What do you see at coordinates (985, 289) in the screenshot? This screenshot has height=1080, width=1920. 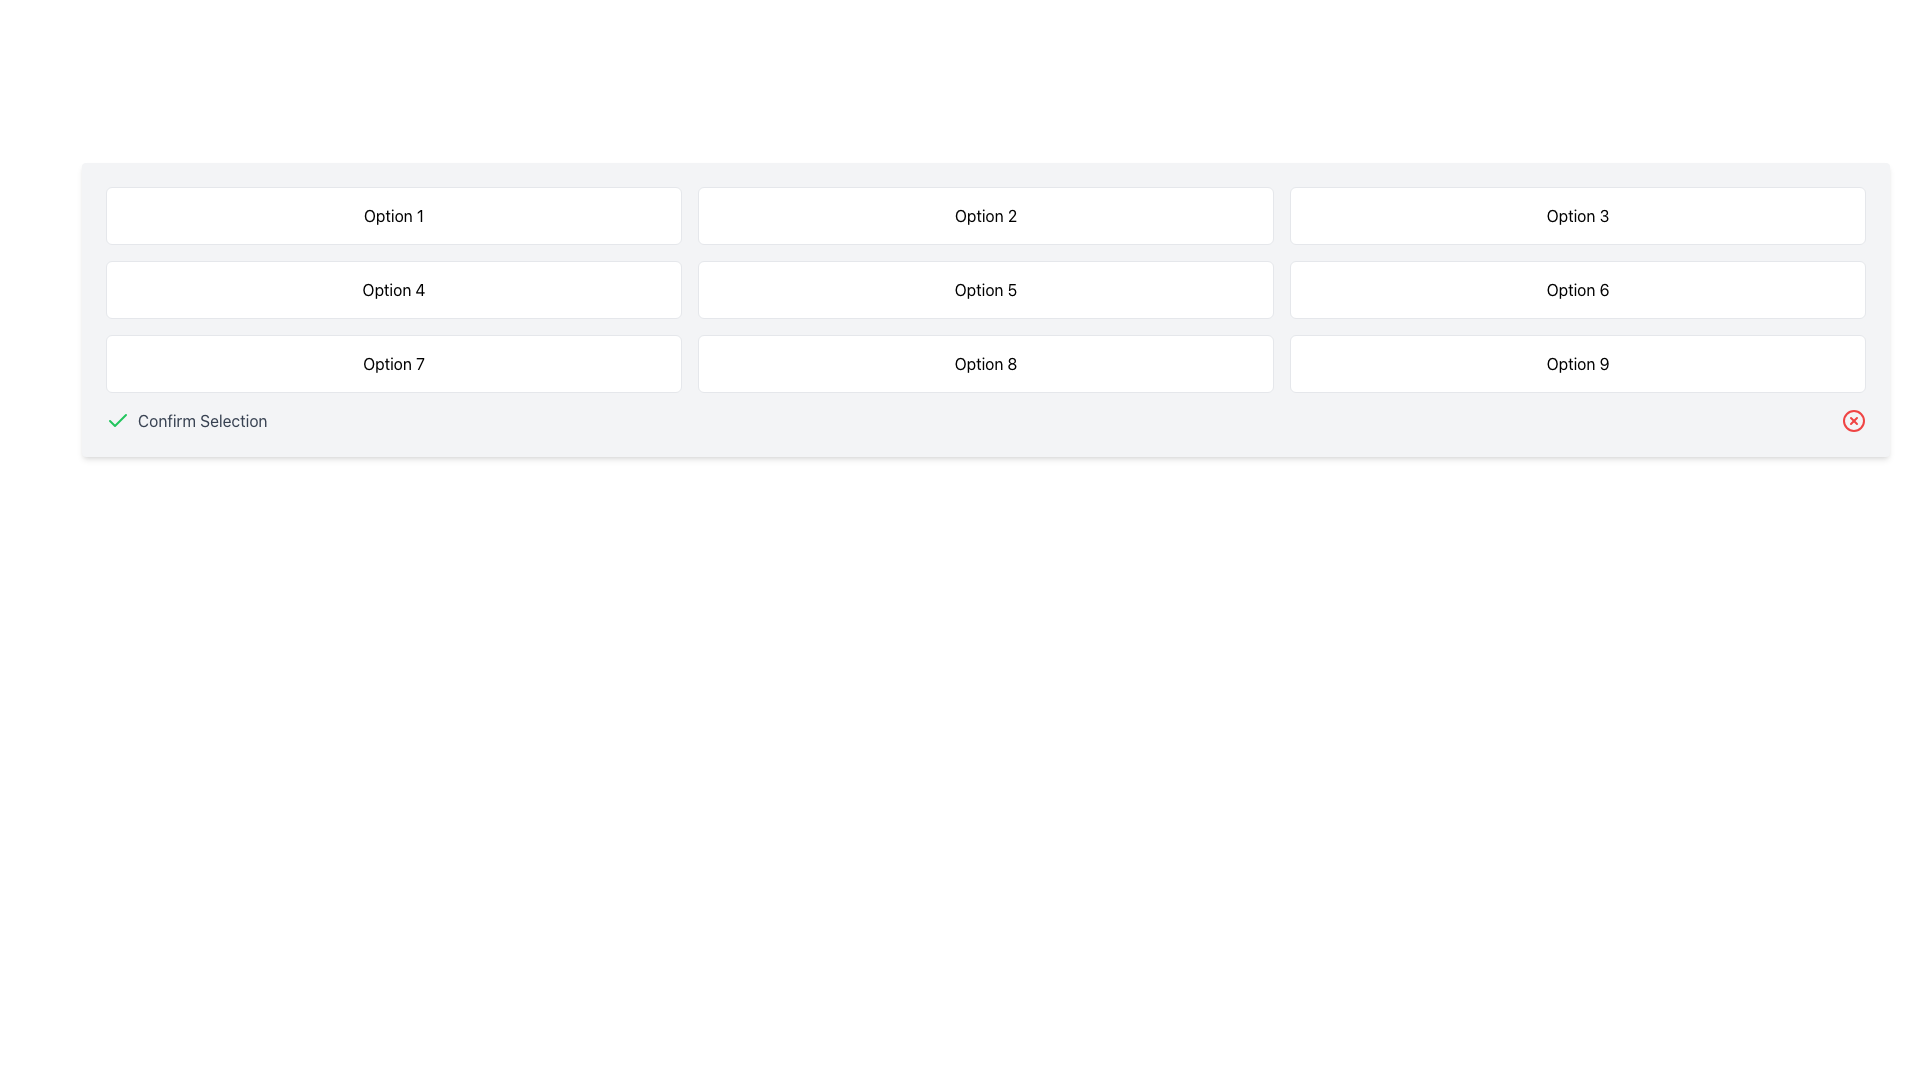 I see `the 'Option 5' button, which is a rectangular box with rounded corners and a white background` at bounding box center [985, 289].